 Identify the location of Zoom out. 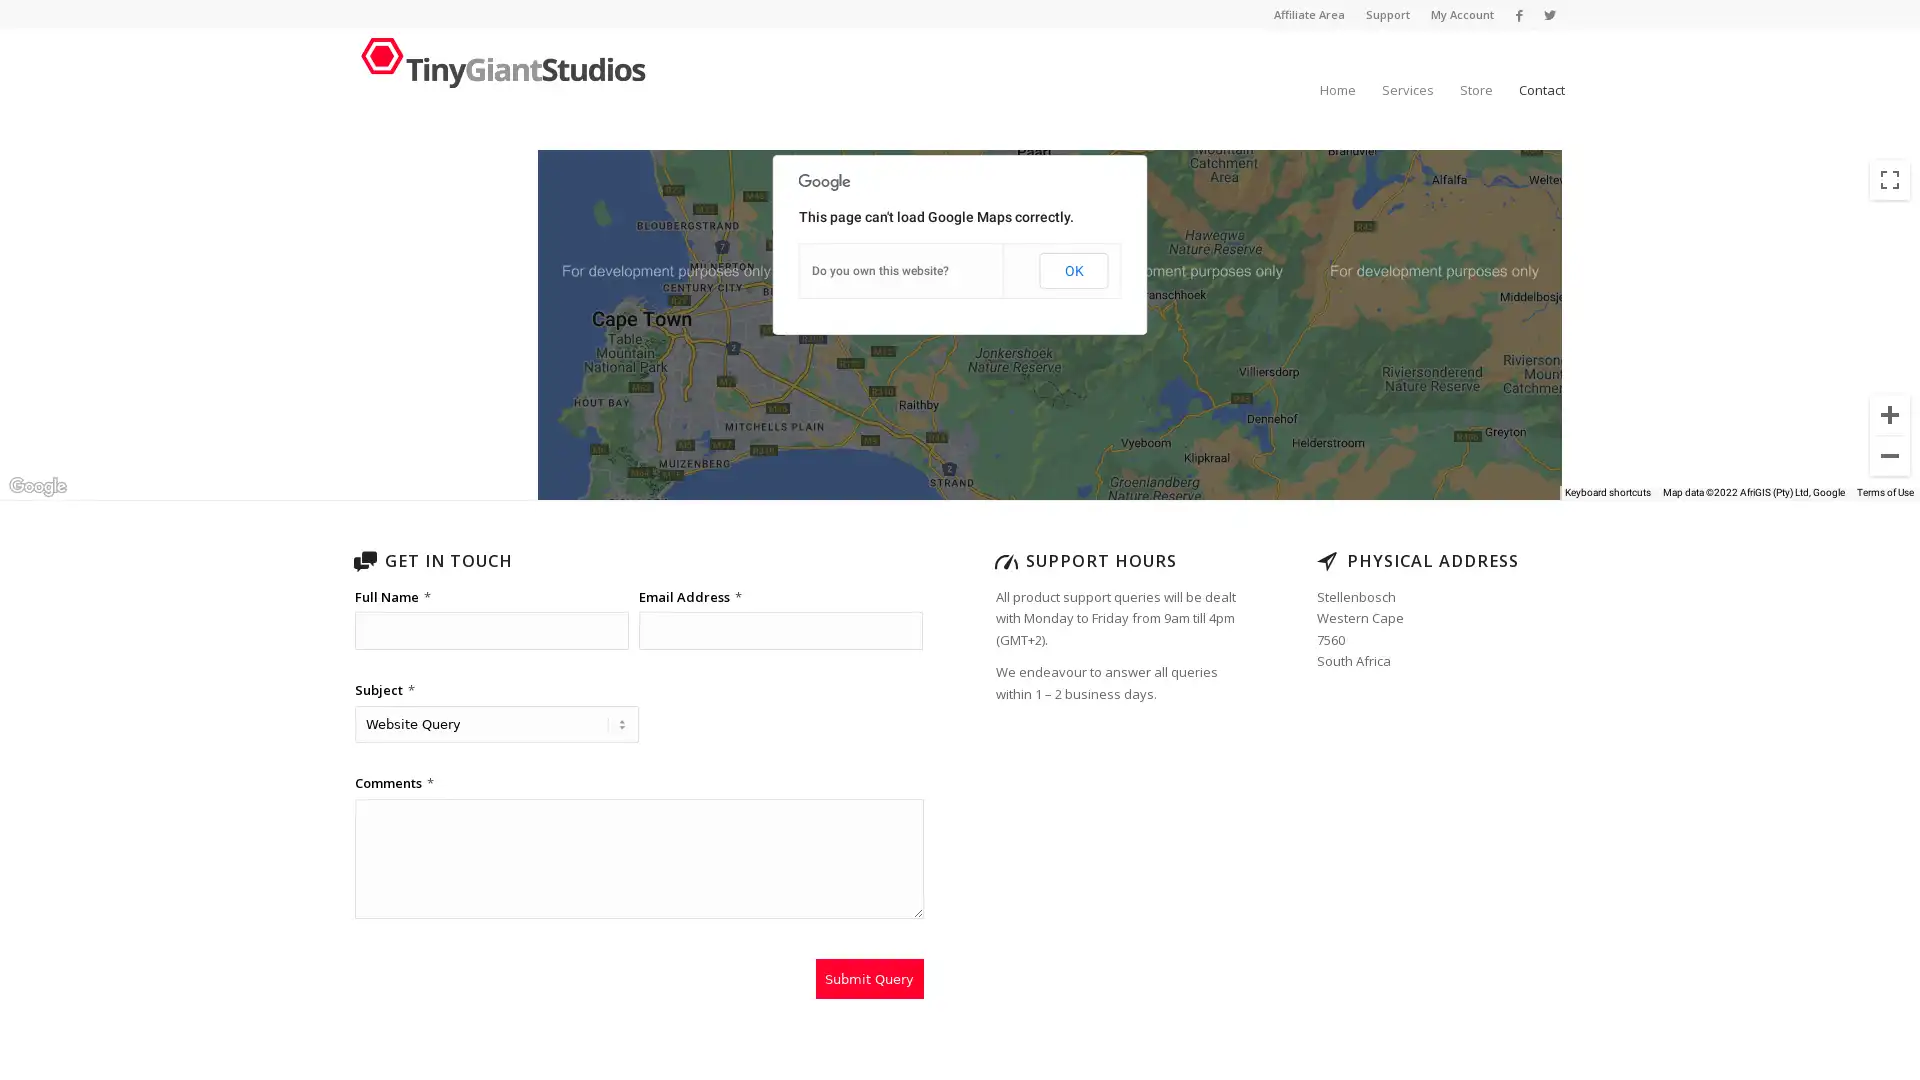
(1889, 455).